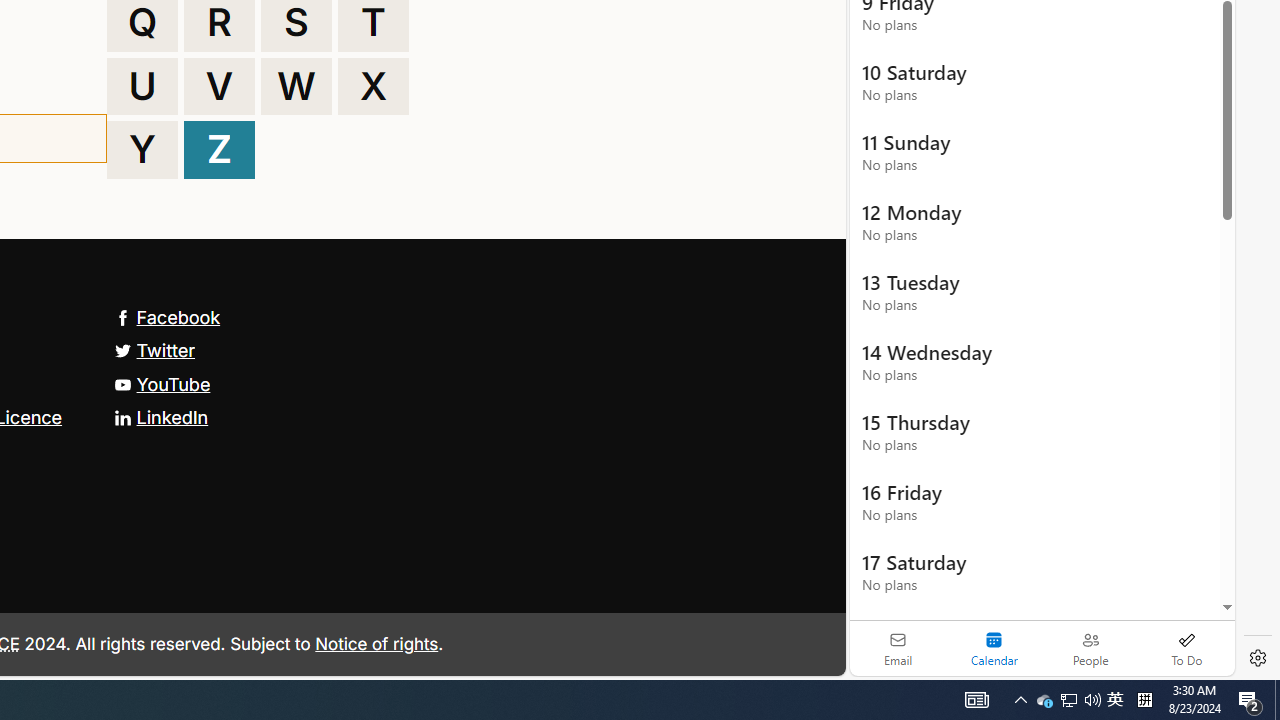  Describe the element at coordinates (897, 648) in the screenshot. I see `'Email'` at that location.